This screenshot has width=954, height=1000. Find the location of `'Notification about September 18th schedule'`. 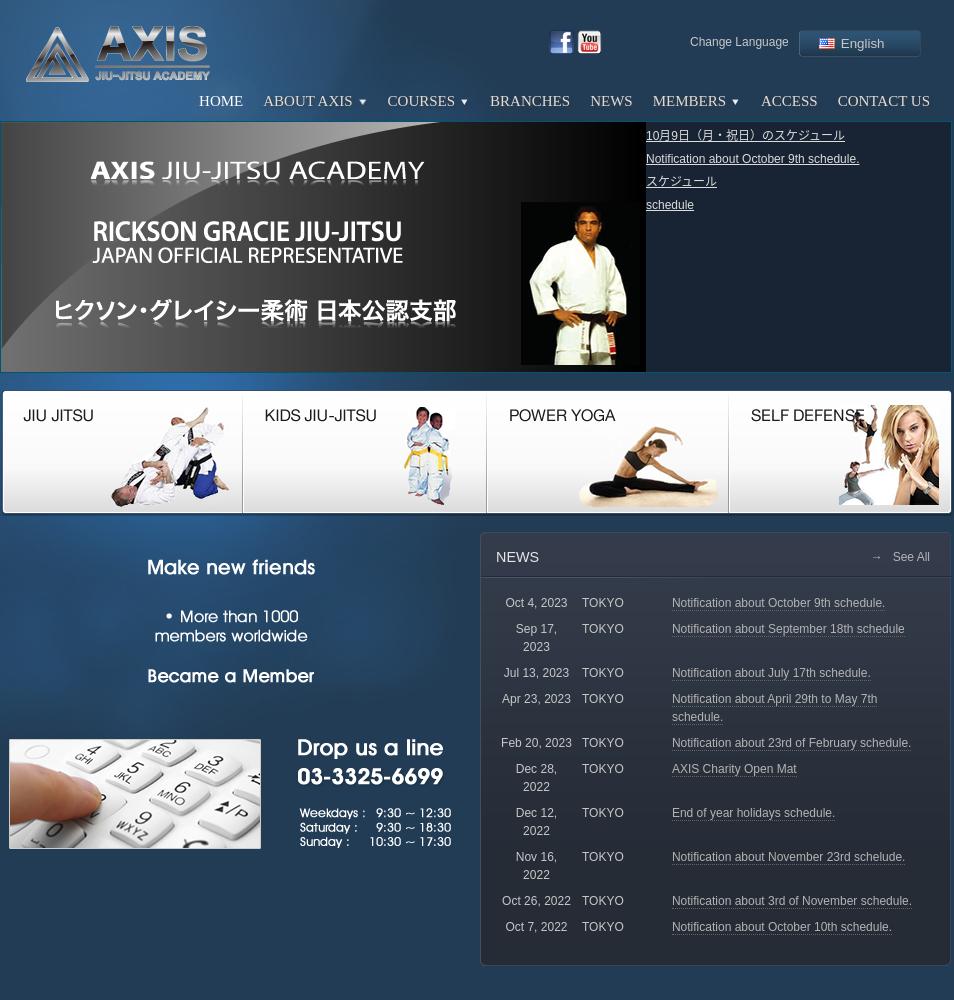

'Notification about September 18th schedule' is located at coordinates (787, 628).